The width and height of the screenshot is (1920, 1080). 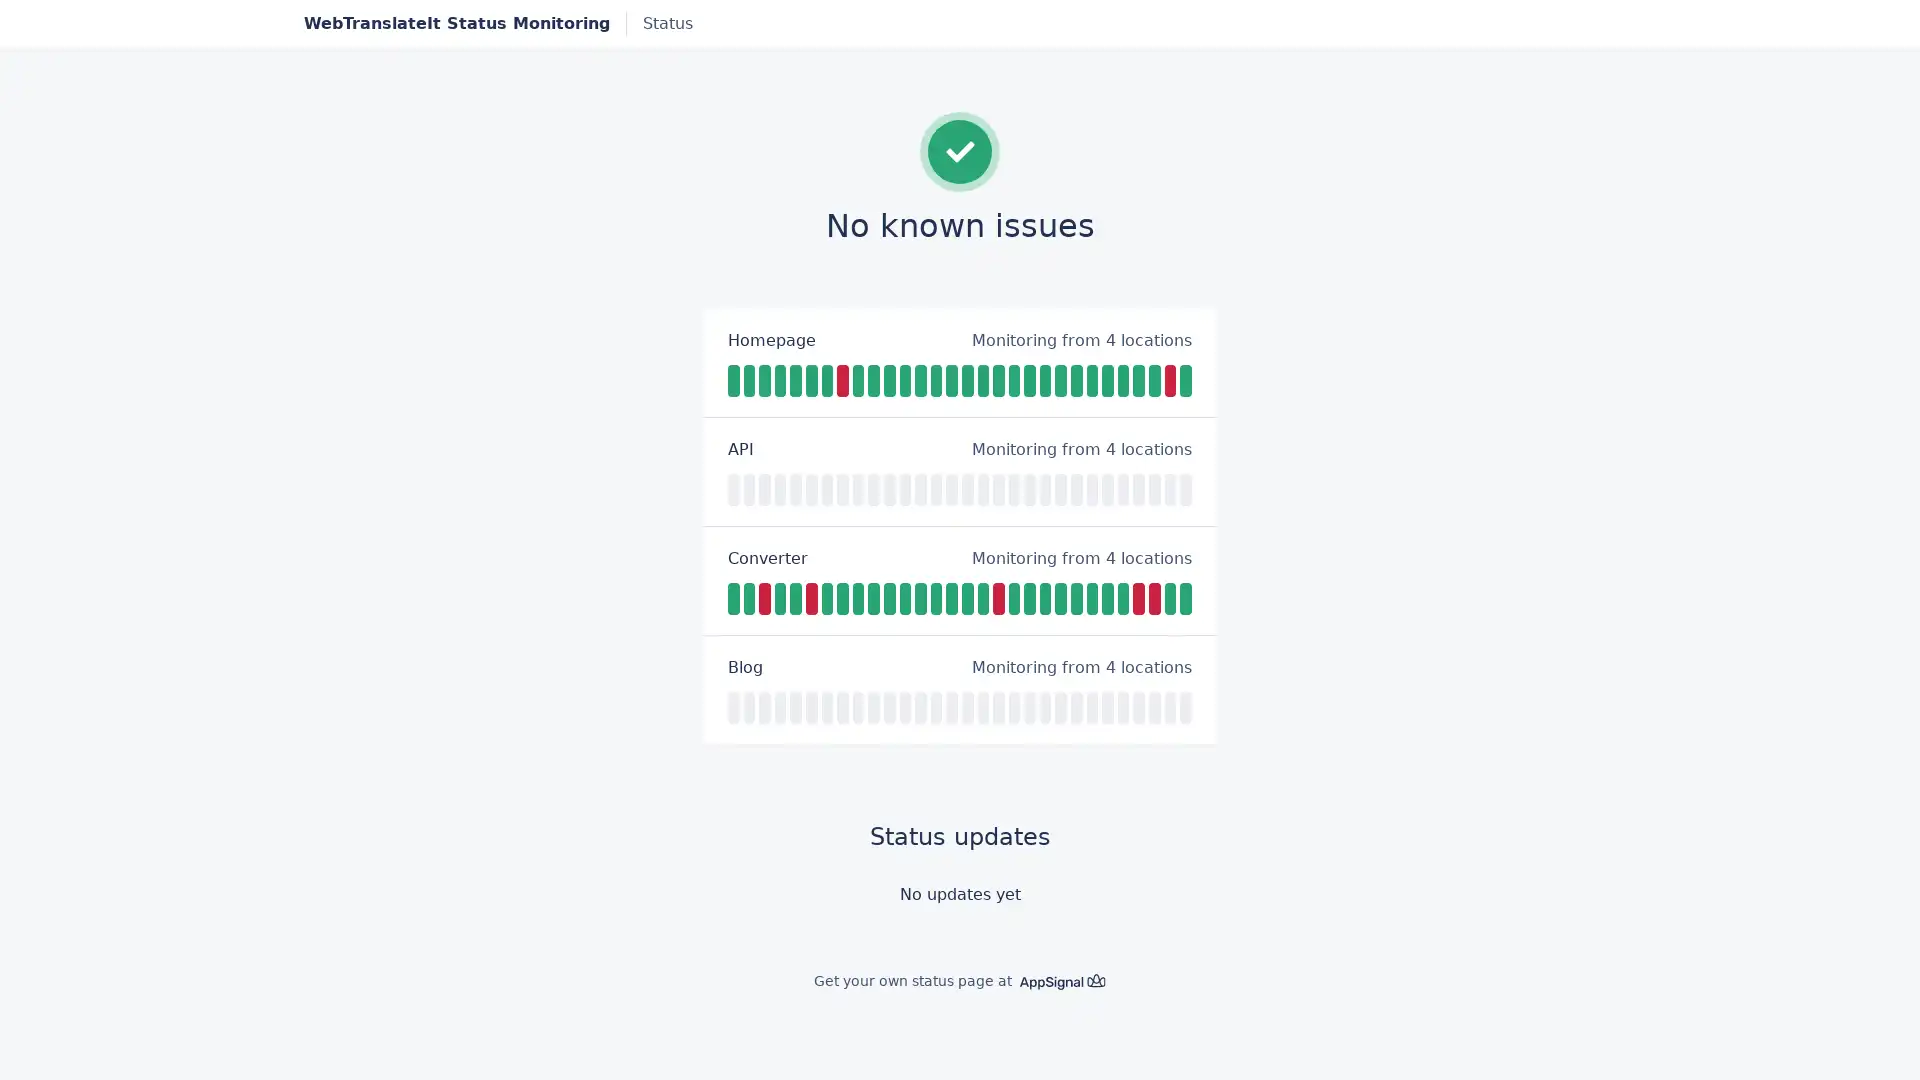 I want to click on API, so click(x=739, y=447).